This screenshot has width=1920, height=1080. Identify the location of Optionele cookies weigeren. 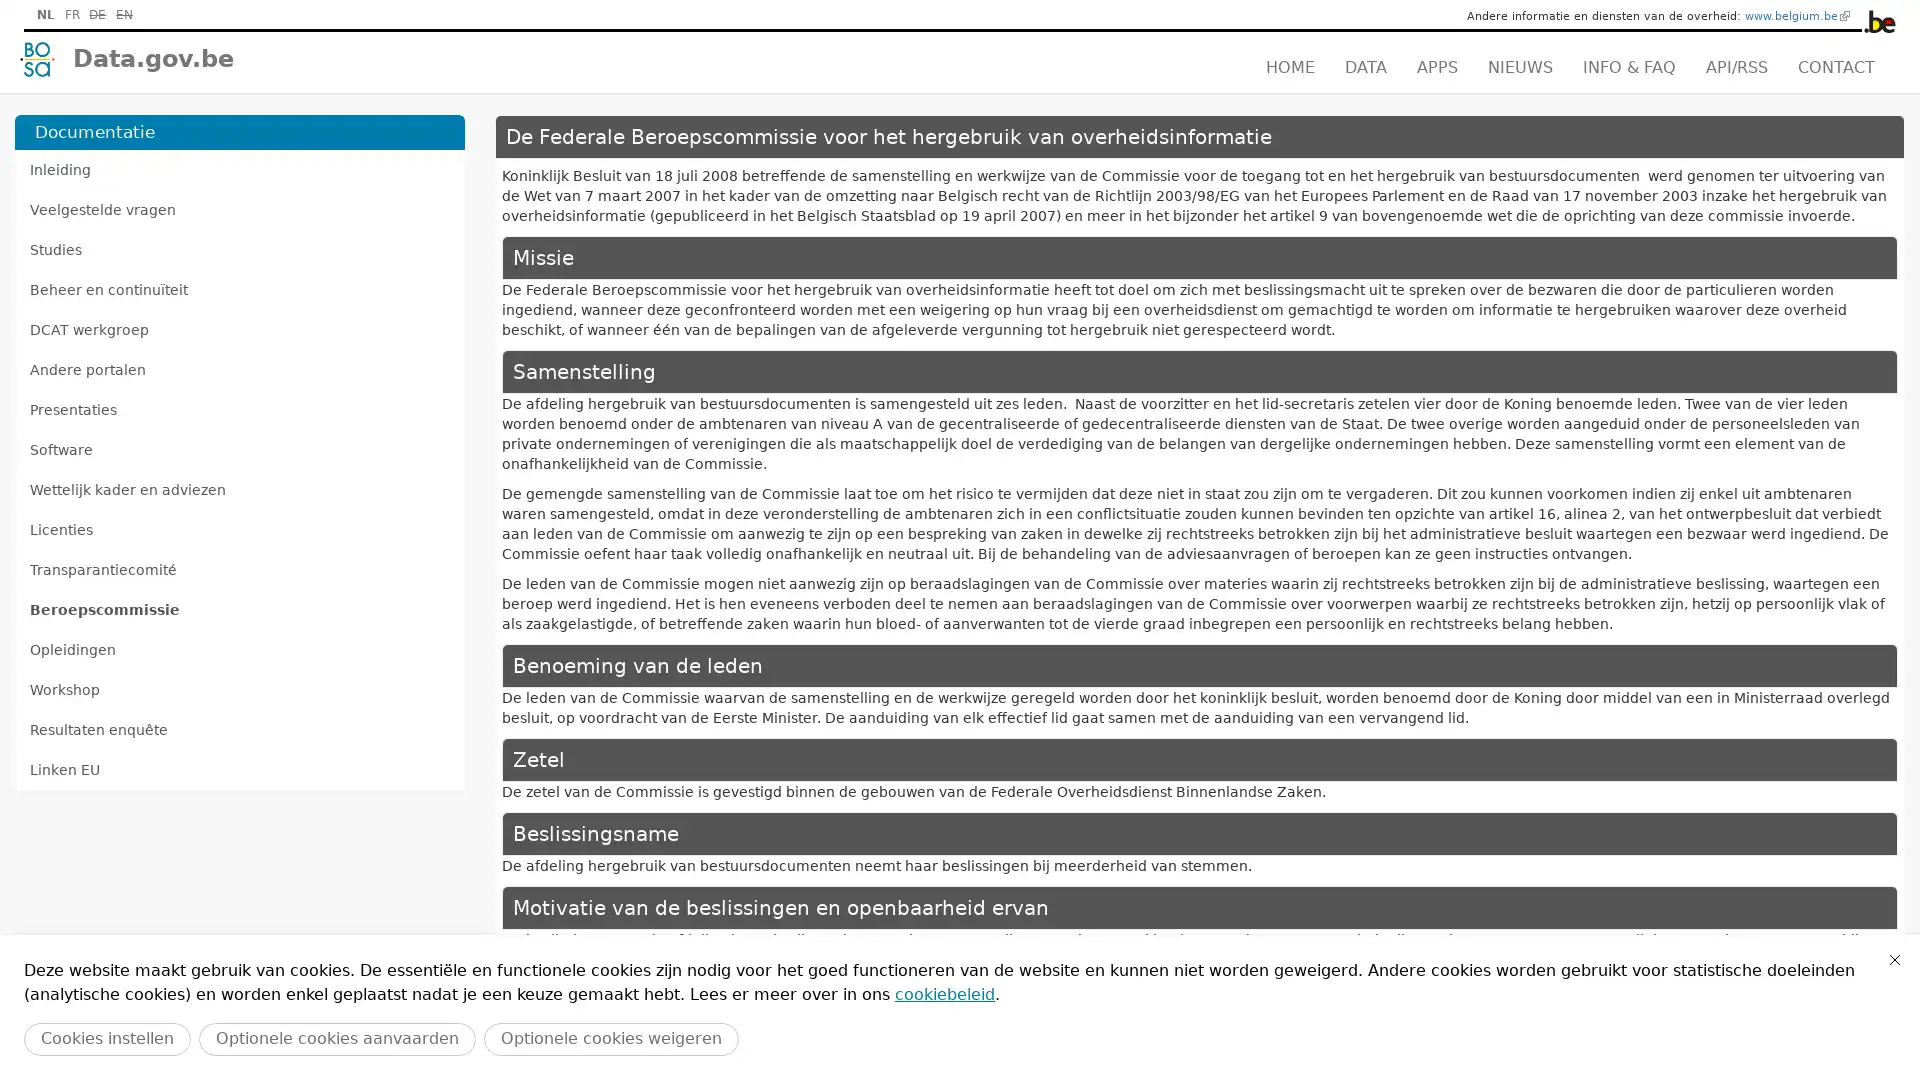
(610, 1038).